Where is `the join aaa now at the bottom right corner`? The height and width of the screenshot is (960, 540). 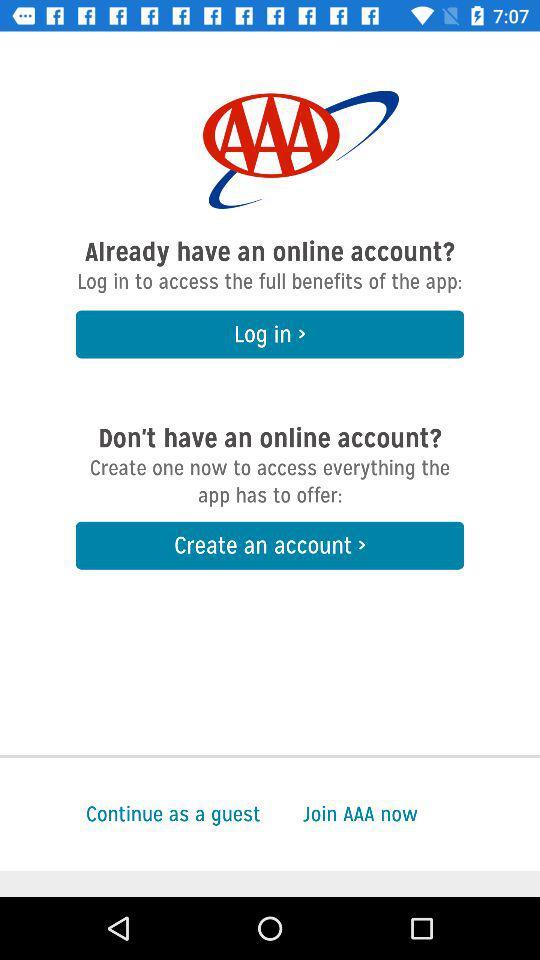 the join aaa now at the bottom right corner is located at coordinates (420, 814).